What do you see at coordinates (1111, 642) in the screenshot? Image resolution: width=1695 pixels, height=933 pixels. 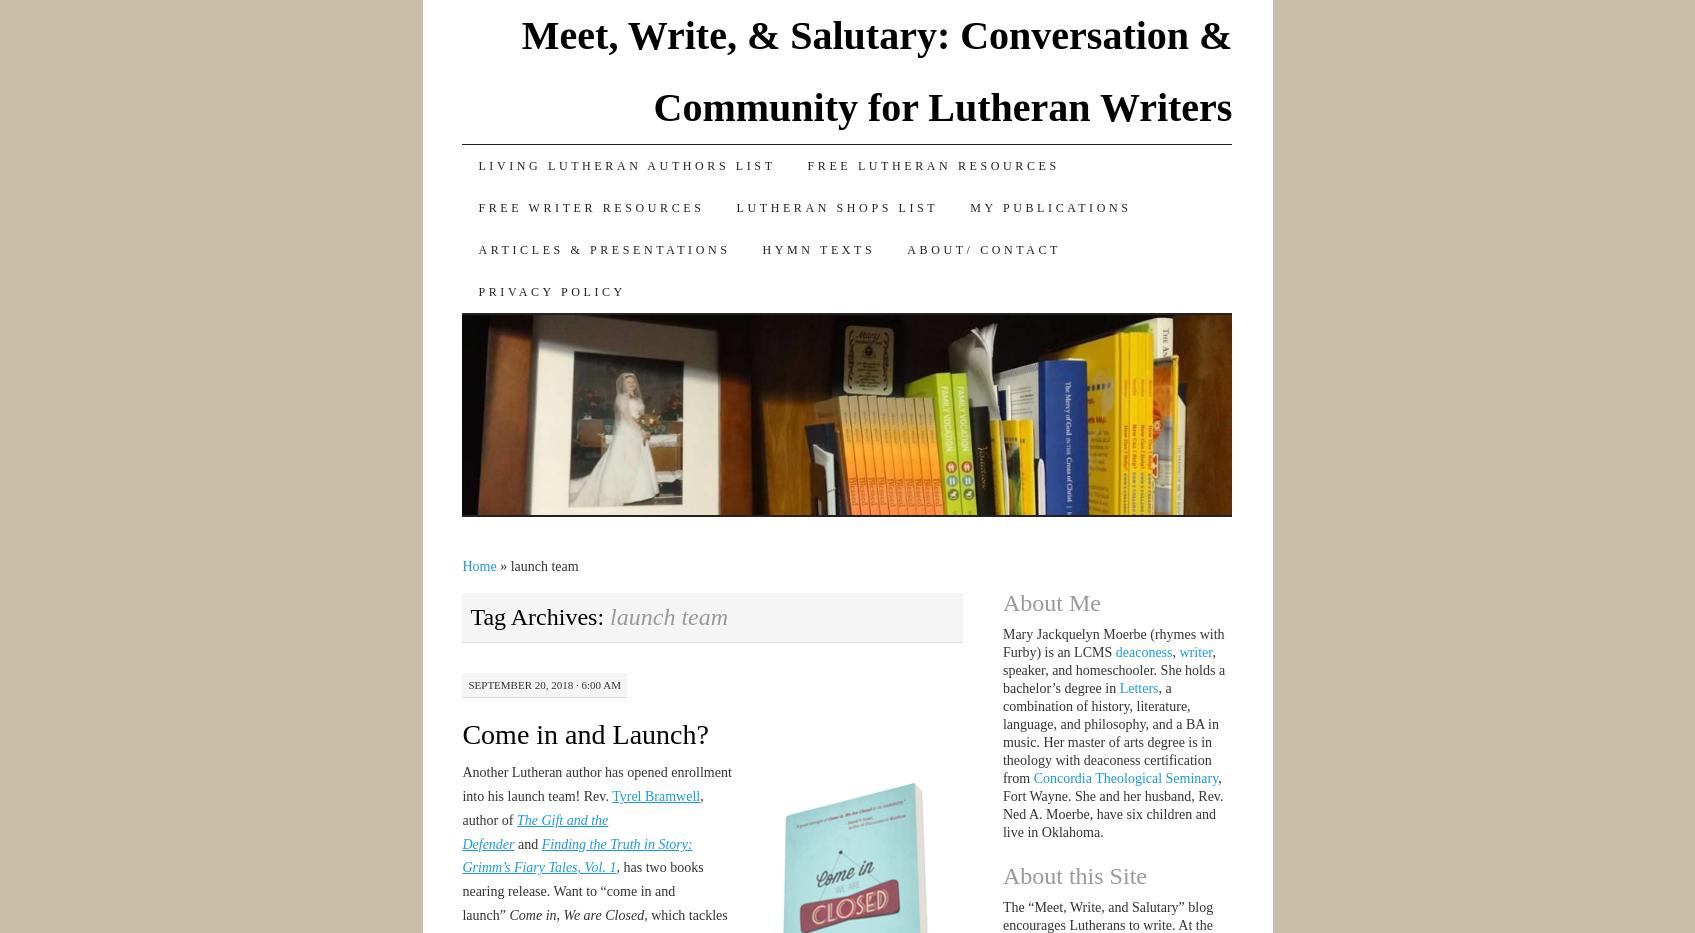 I see `'Mary Jackquelyn Moerbe (rhymes with Furby) is an LCMS'` at bounding box center [1111, 642].